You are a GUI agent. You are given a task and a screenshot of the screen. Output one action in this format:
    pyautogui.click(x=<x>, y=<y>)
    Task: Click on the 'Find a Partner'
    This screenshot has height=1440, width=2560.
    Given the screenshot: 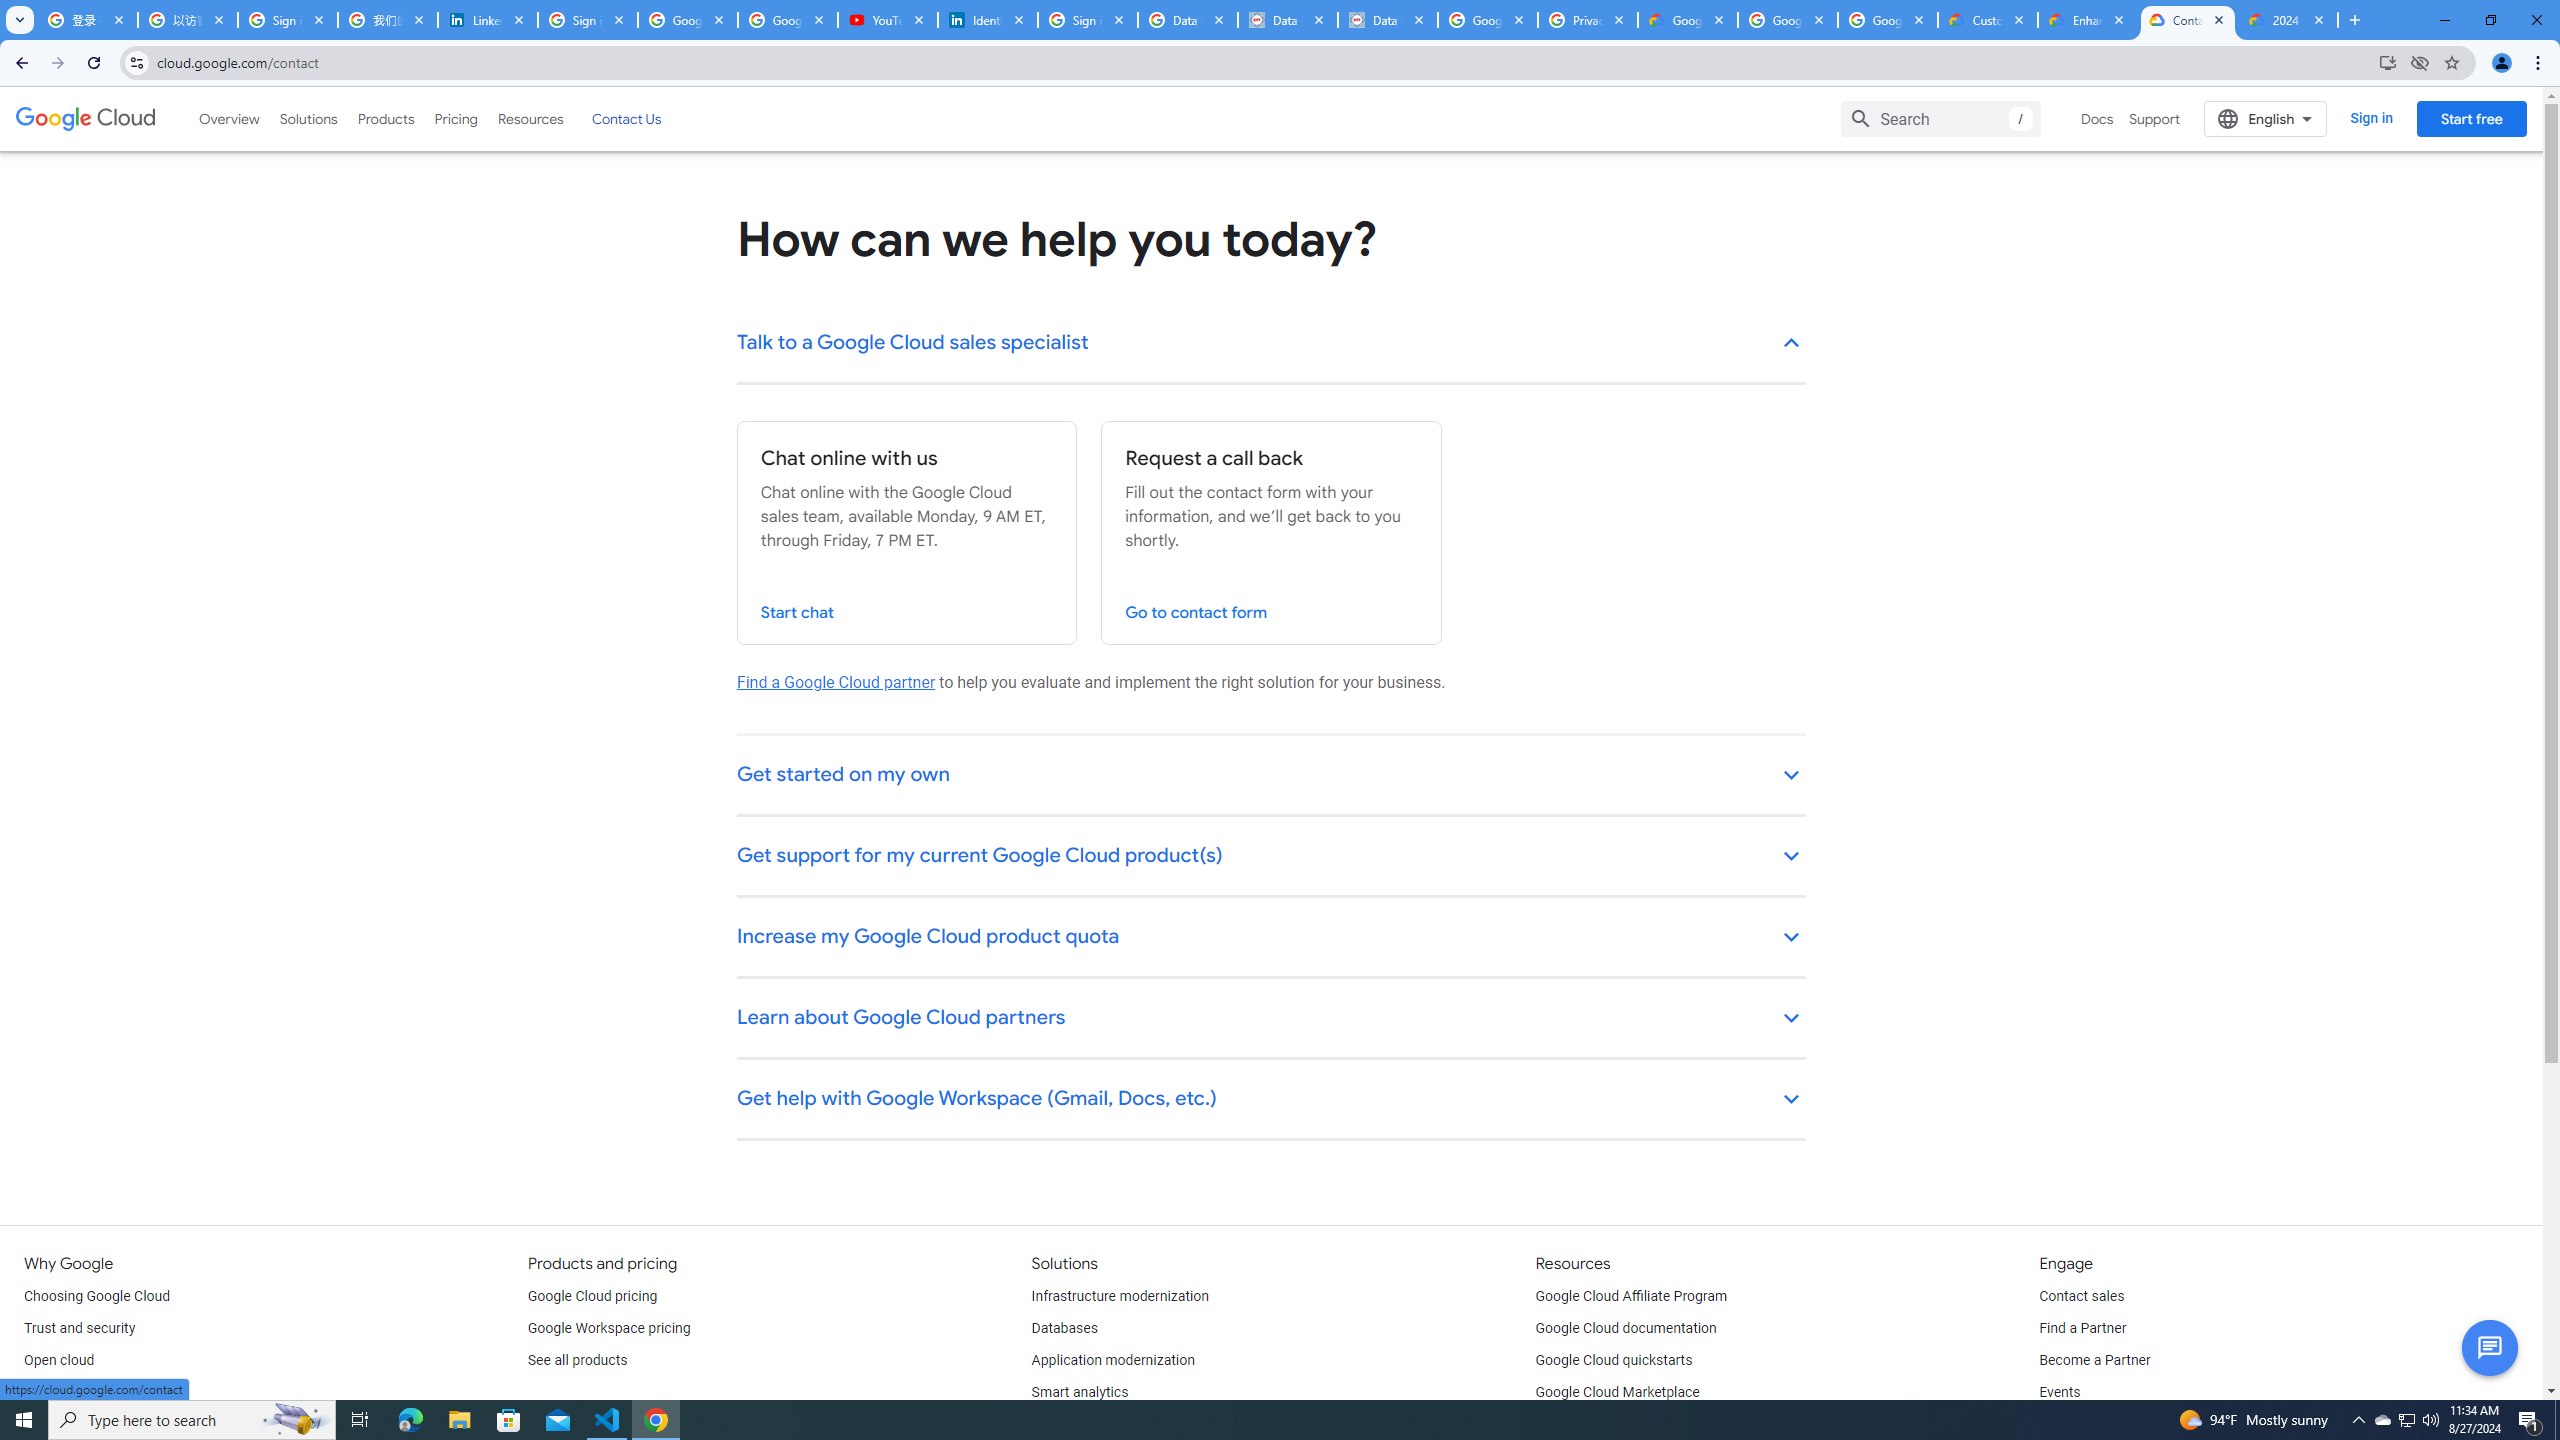 What is the action you would take?
    pyautogui.click(x=2082, y=1328)
    